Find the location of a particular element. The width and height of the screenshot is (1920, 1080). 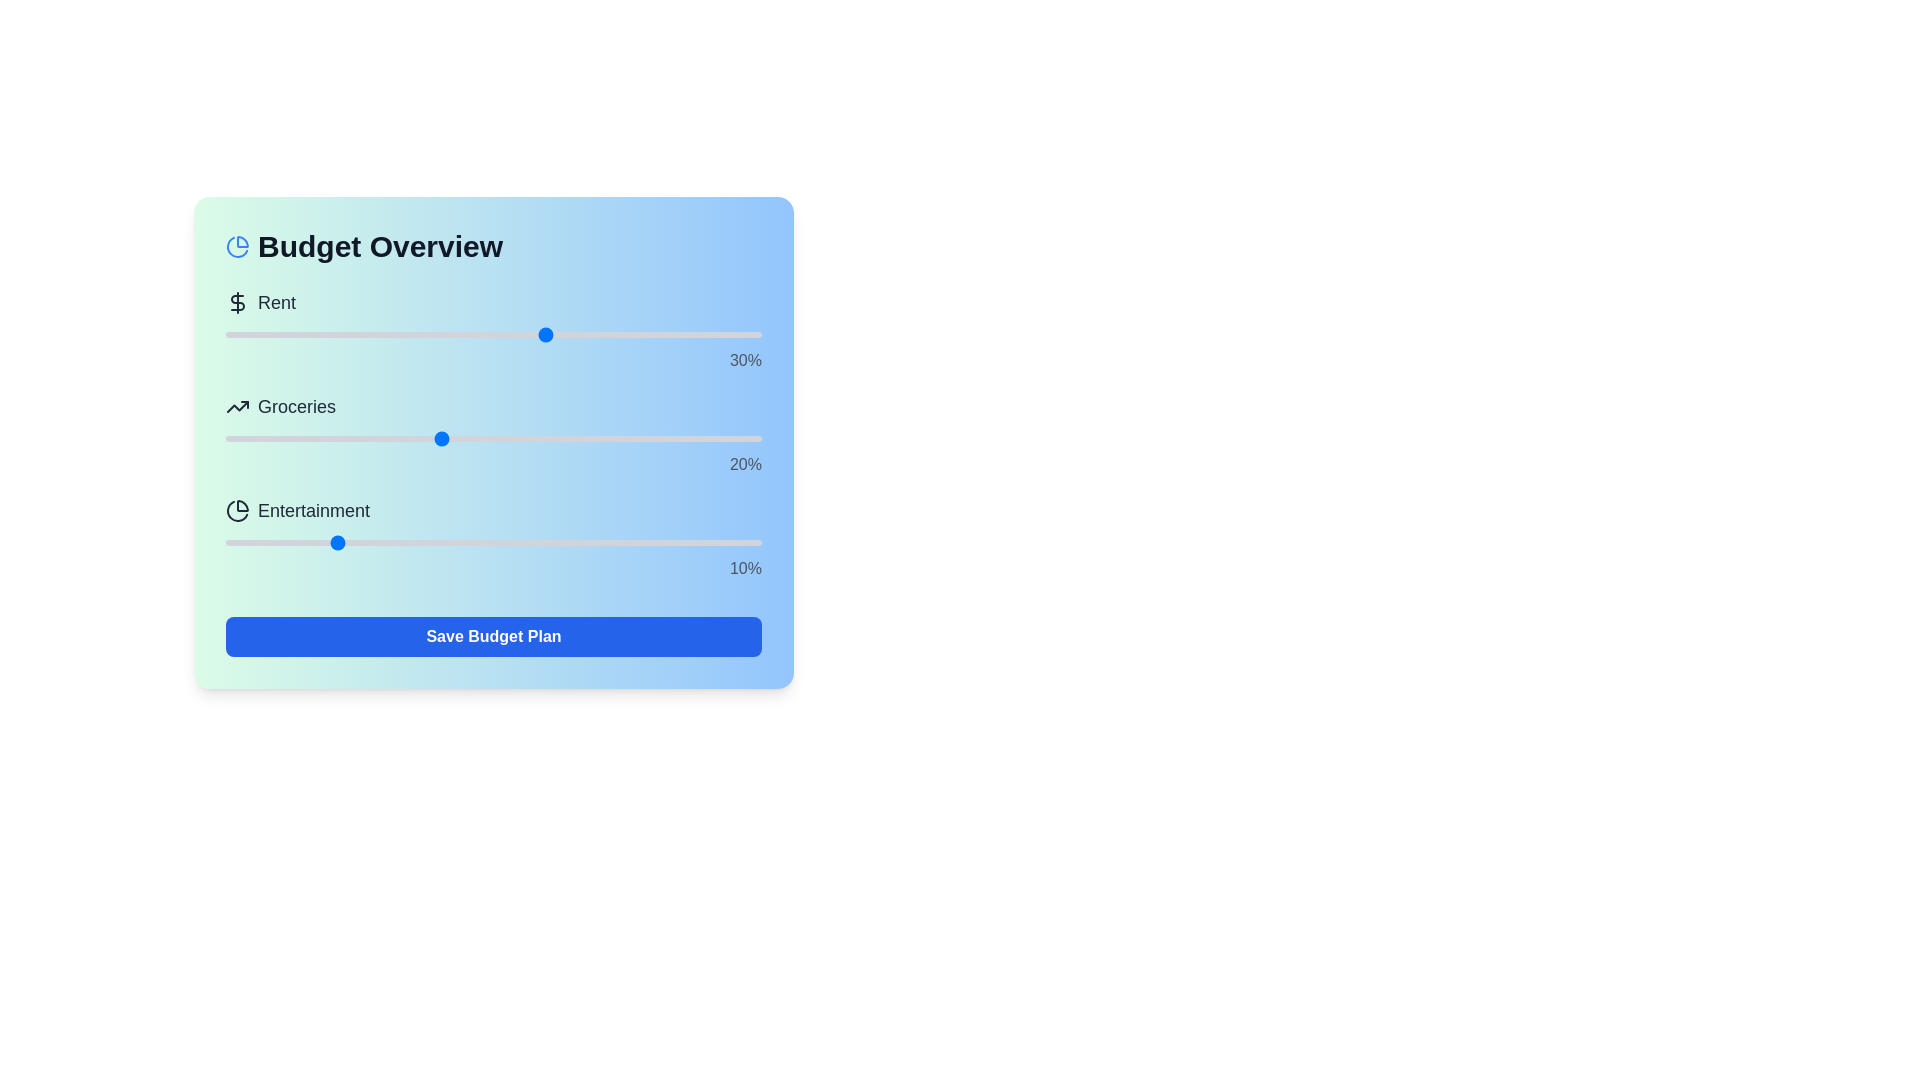

the 'Groceries' slider is located at coordinates (697, 438).